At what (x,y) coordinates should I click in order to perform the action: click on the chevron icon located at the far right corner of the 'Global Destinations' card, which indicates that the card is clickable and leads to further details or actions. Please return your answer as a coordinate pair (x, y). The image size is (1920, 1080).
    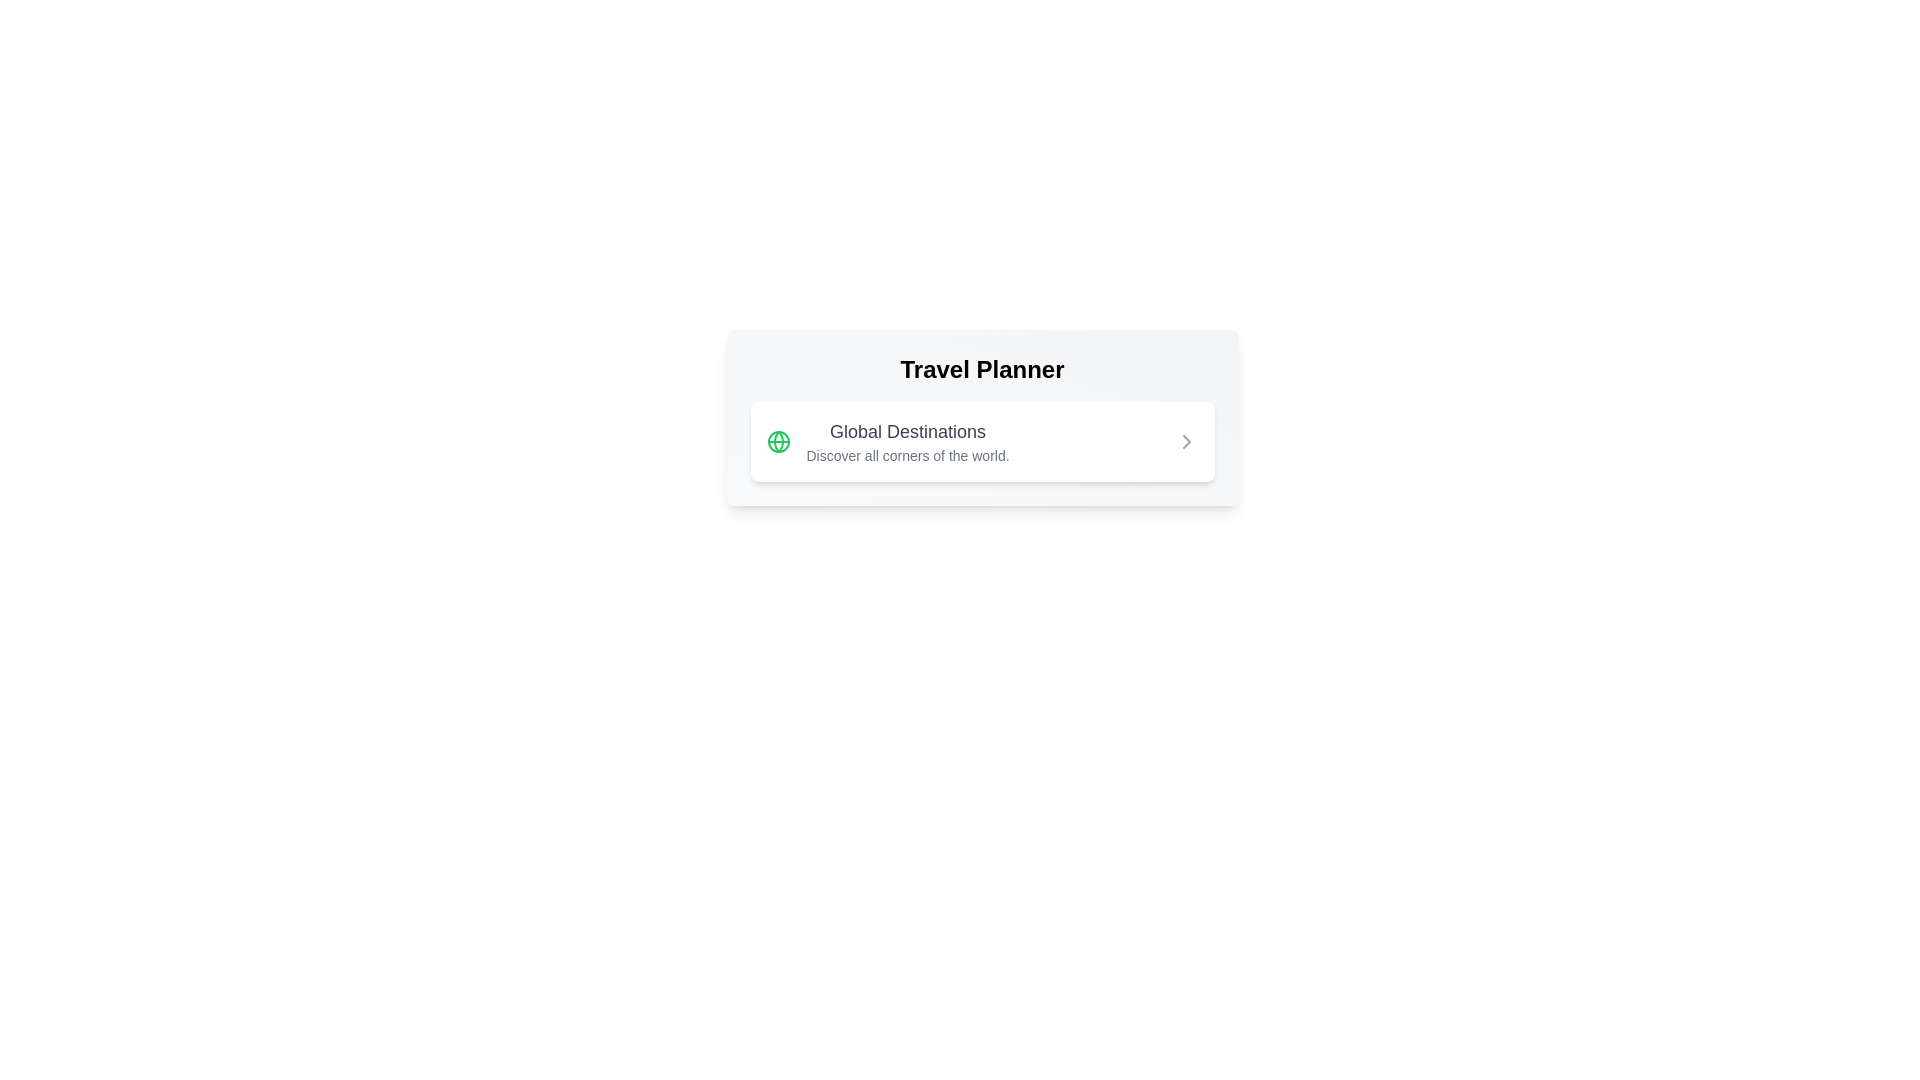
    Looking at the image, I should click on (1186, 441).